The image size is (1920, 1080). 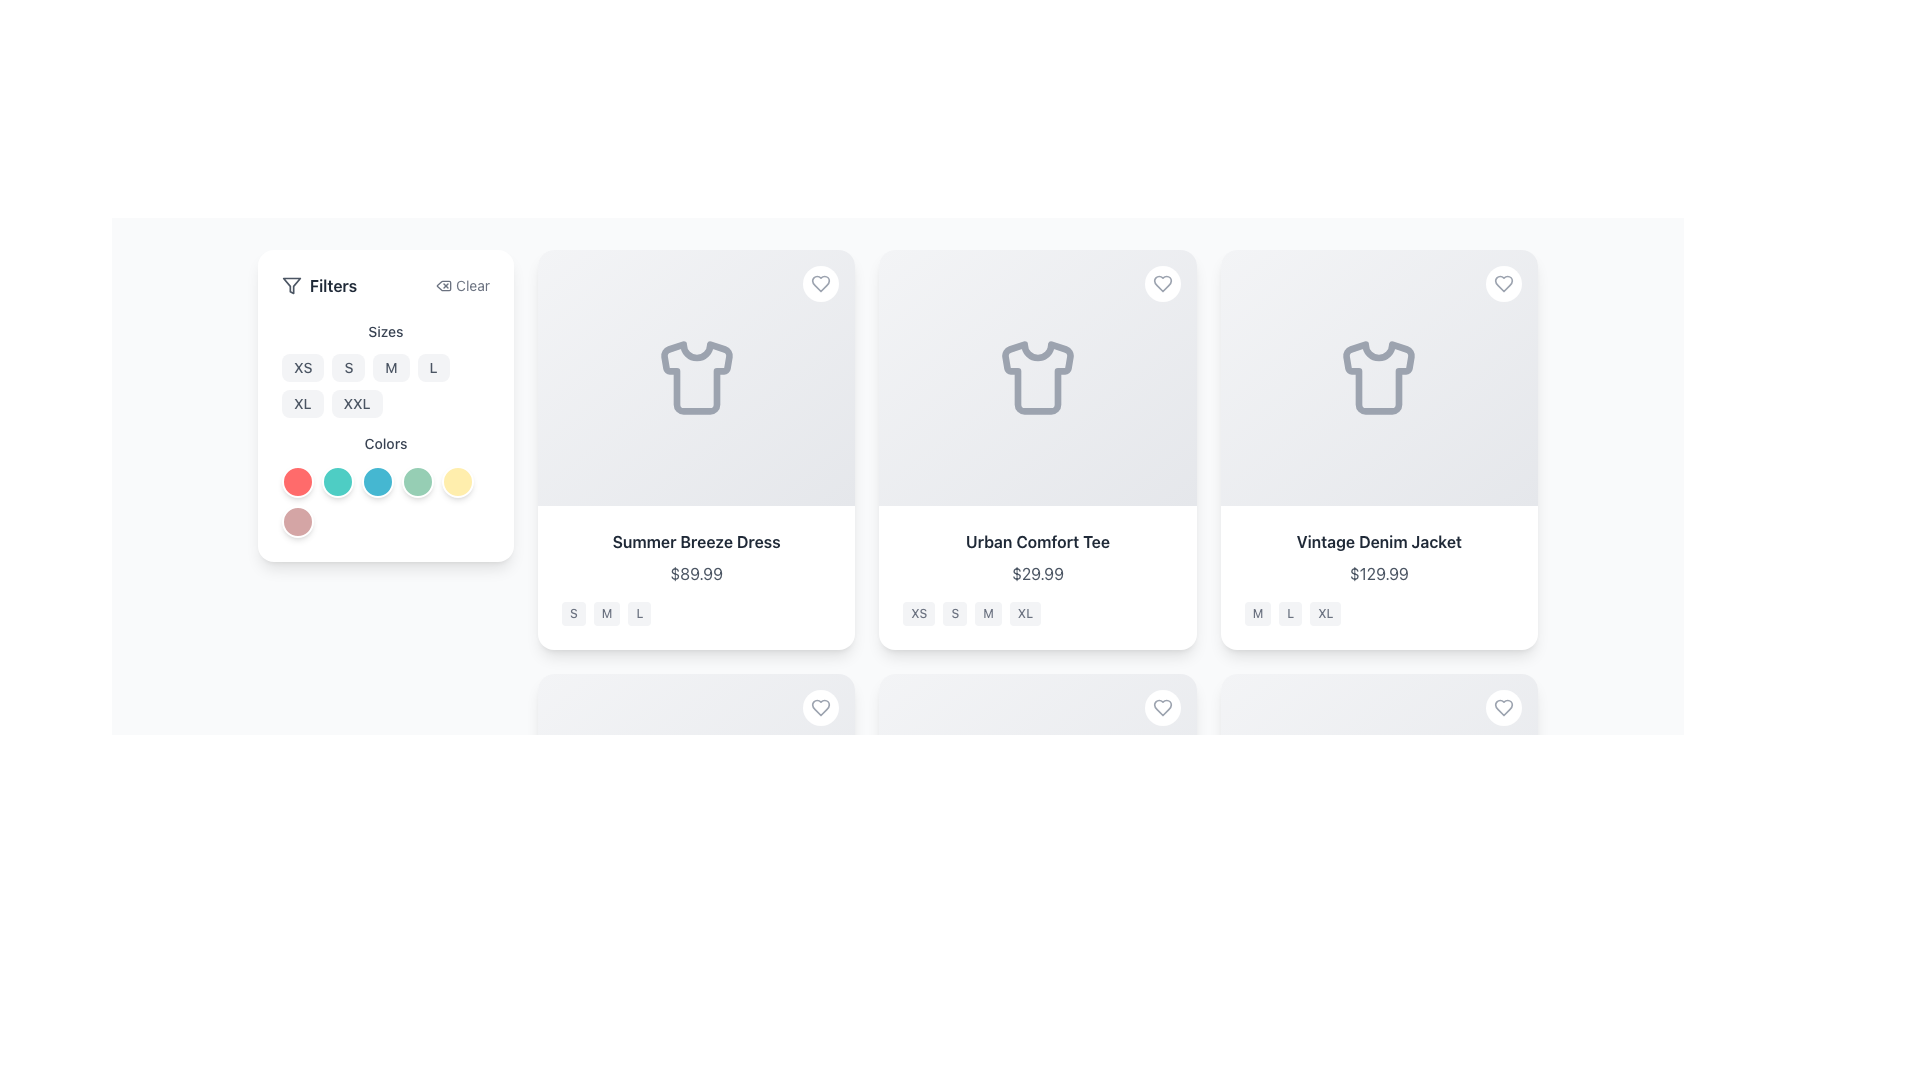 I want to click on the first rounded rectangular badge with a light gray background and the text 'S' below the 'Summer Breeze Dress' card in the 'Sizes' group, so click(x=572, y=612).